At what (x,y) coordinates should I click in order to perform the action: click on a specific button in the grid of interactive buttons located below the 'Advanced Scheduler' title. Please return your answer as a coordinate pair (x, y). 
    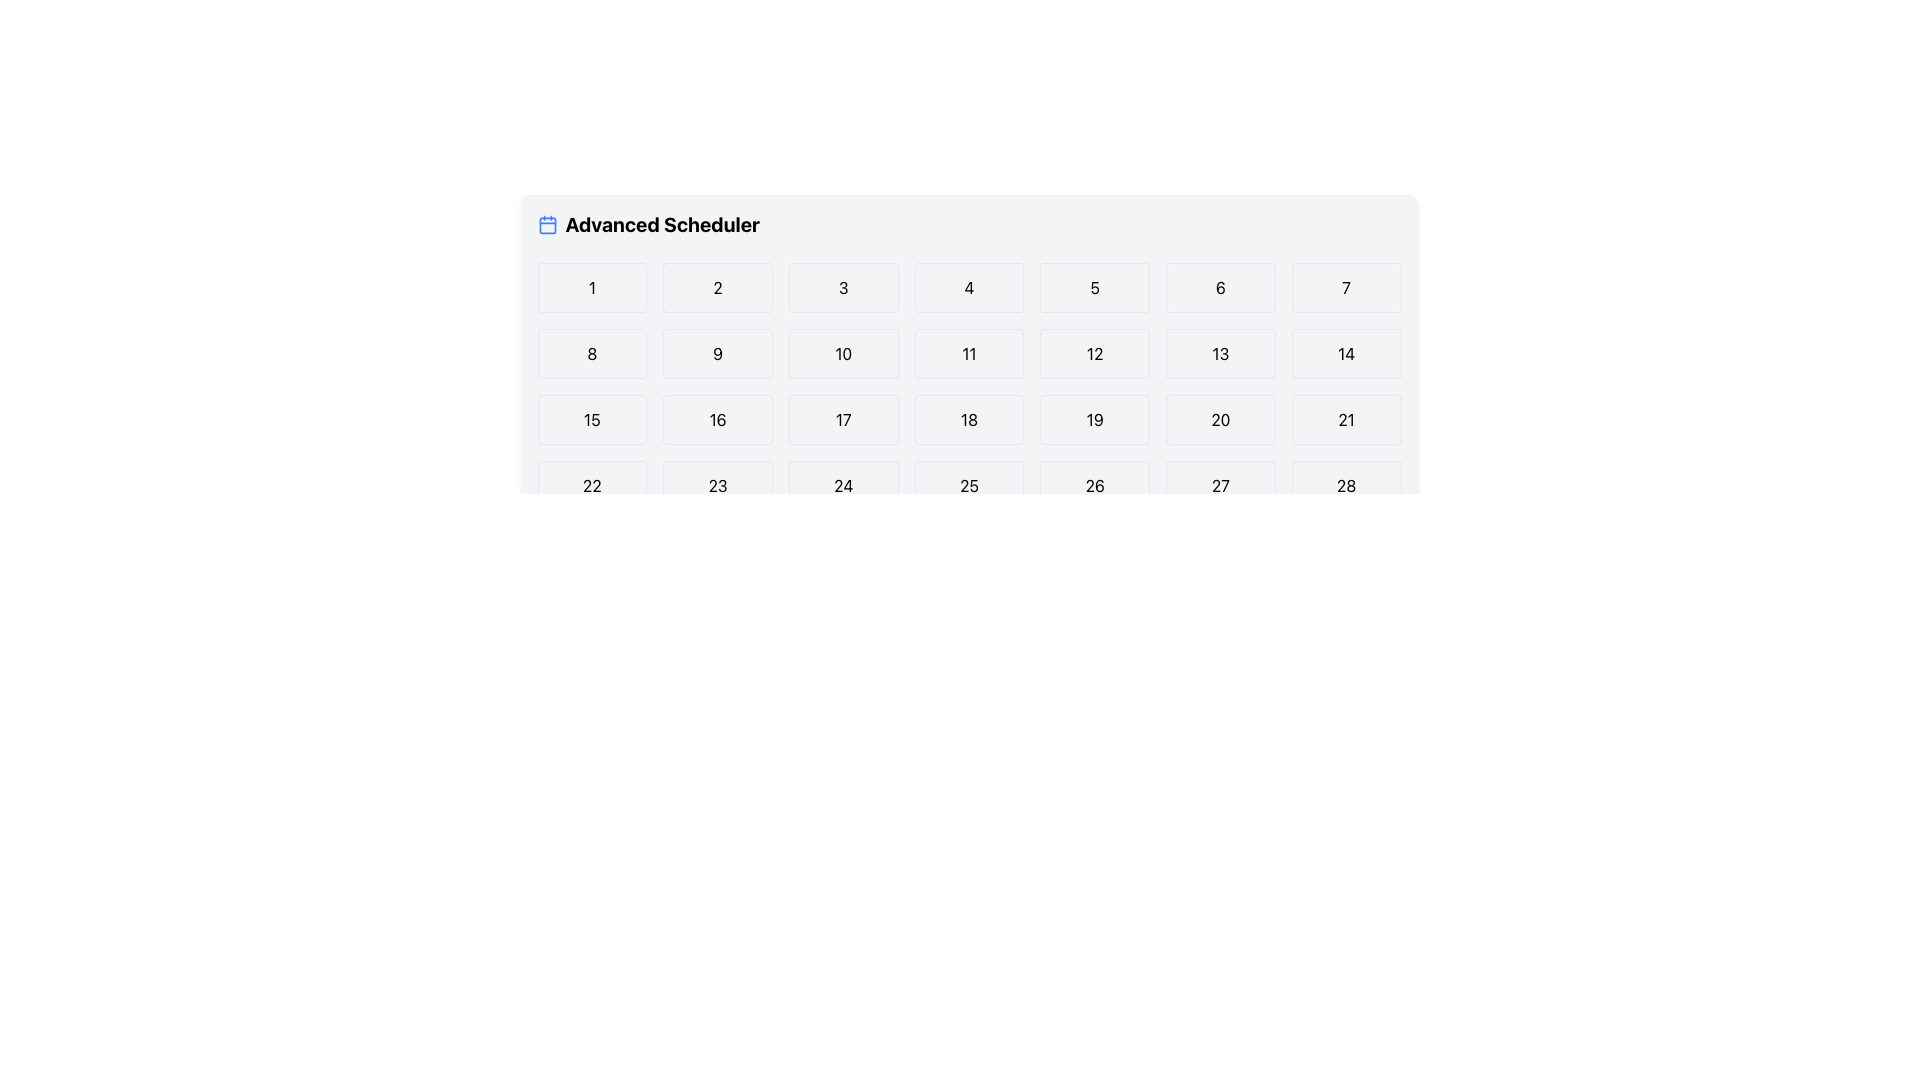
    Looking at the image, I should click on (969, 419).